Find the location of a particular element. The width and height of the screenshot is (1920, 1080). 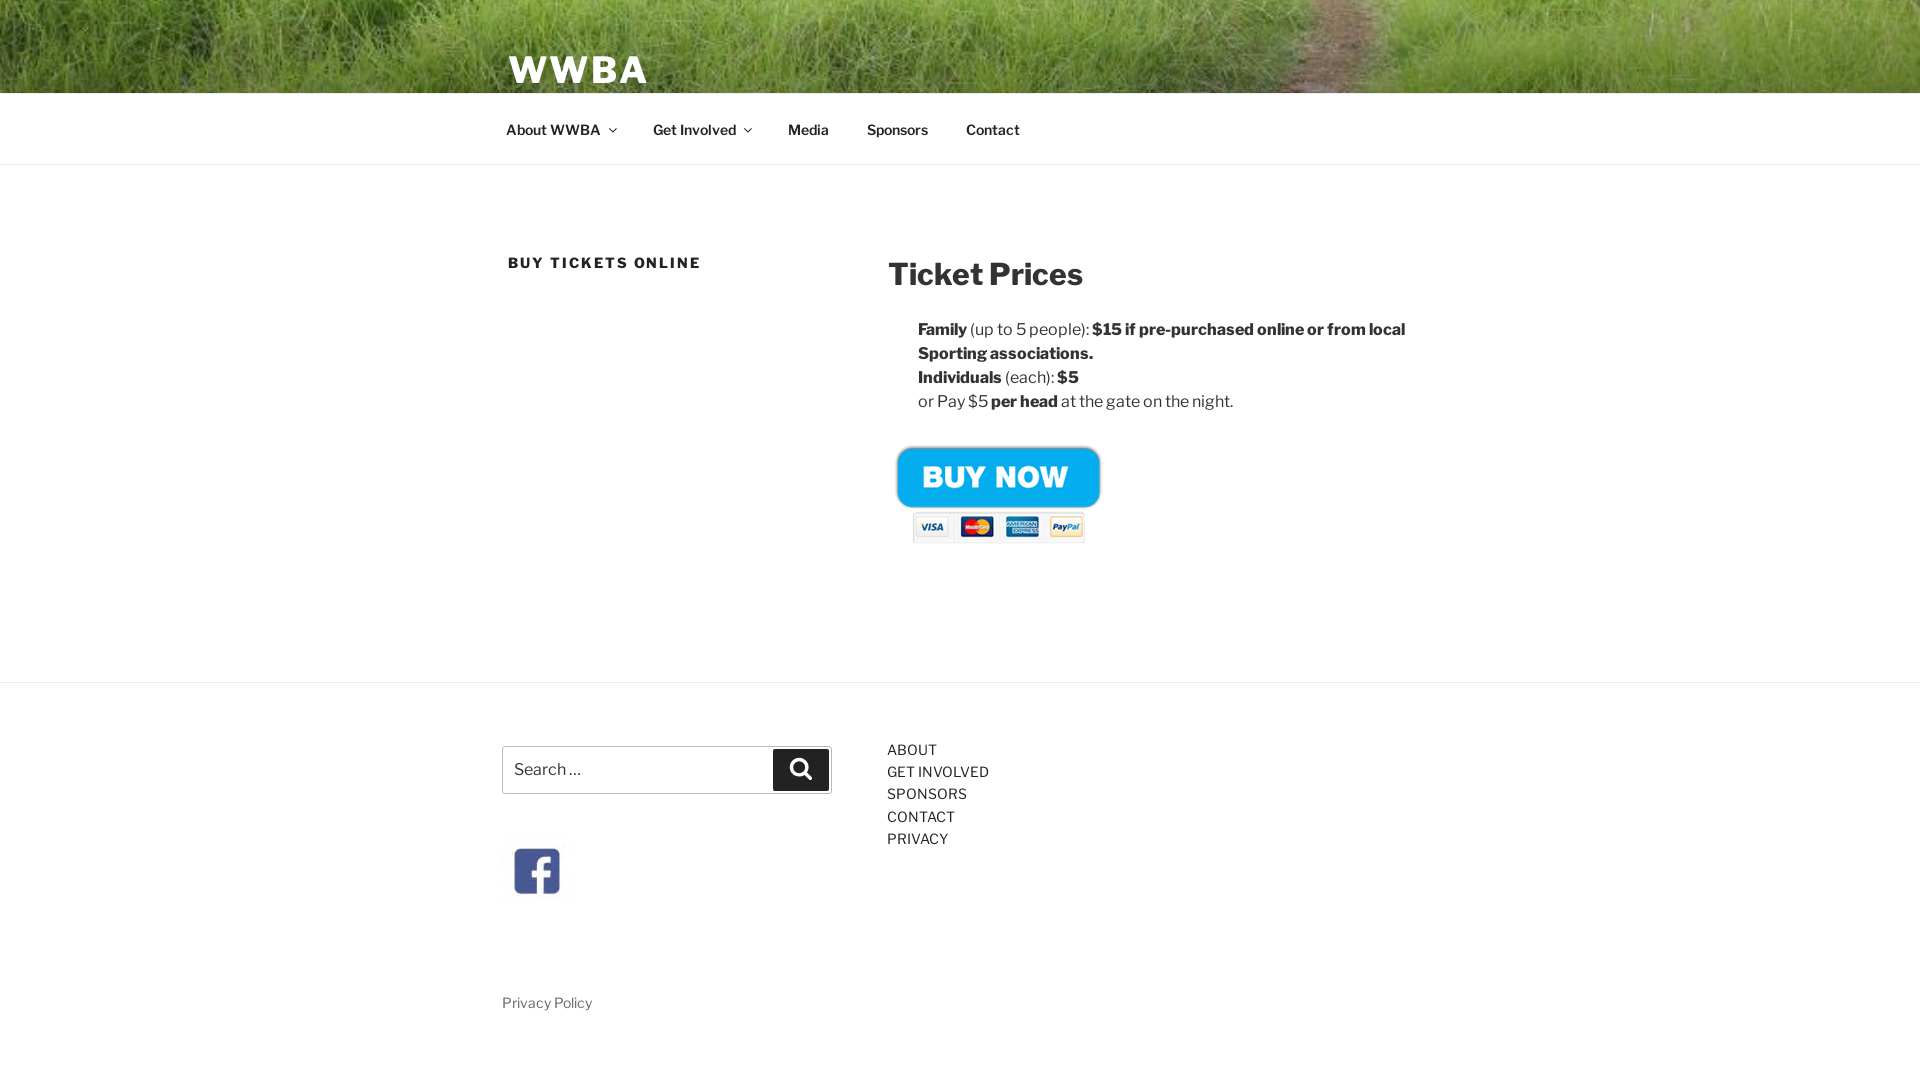

'PRIVACY' is located at coordinates (886, 838).